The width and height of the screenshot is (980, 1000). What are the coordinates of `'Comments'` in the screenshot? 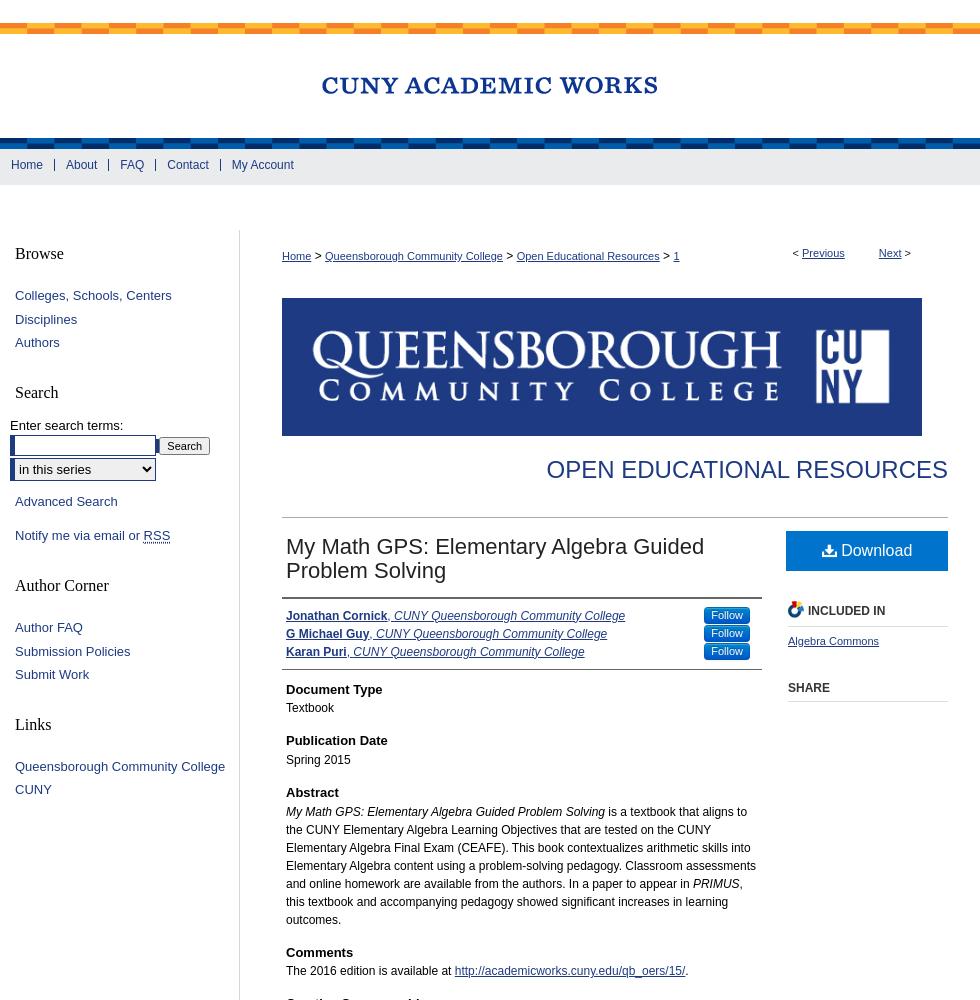 It's located at (319, 950).